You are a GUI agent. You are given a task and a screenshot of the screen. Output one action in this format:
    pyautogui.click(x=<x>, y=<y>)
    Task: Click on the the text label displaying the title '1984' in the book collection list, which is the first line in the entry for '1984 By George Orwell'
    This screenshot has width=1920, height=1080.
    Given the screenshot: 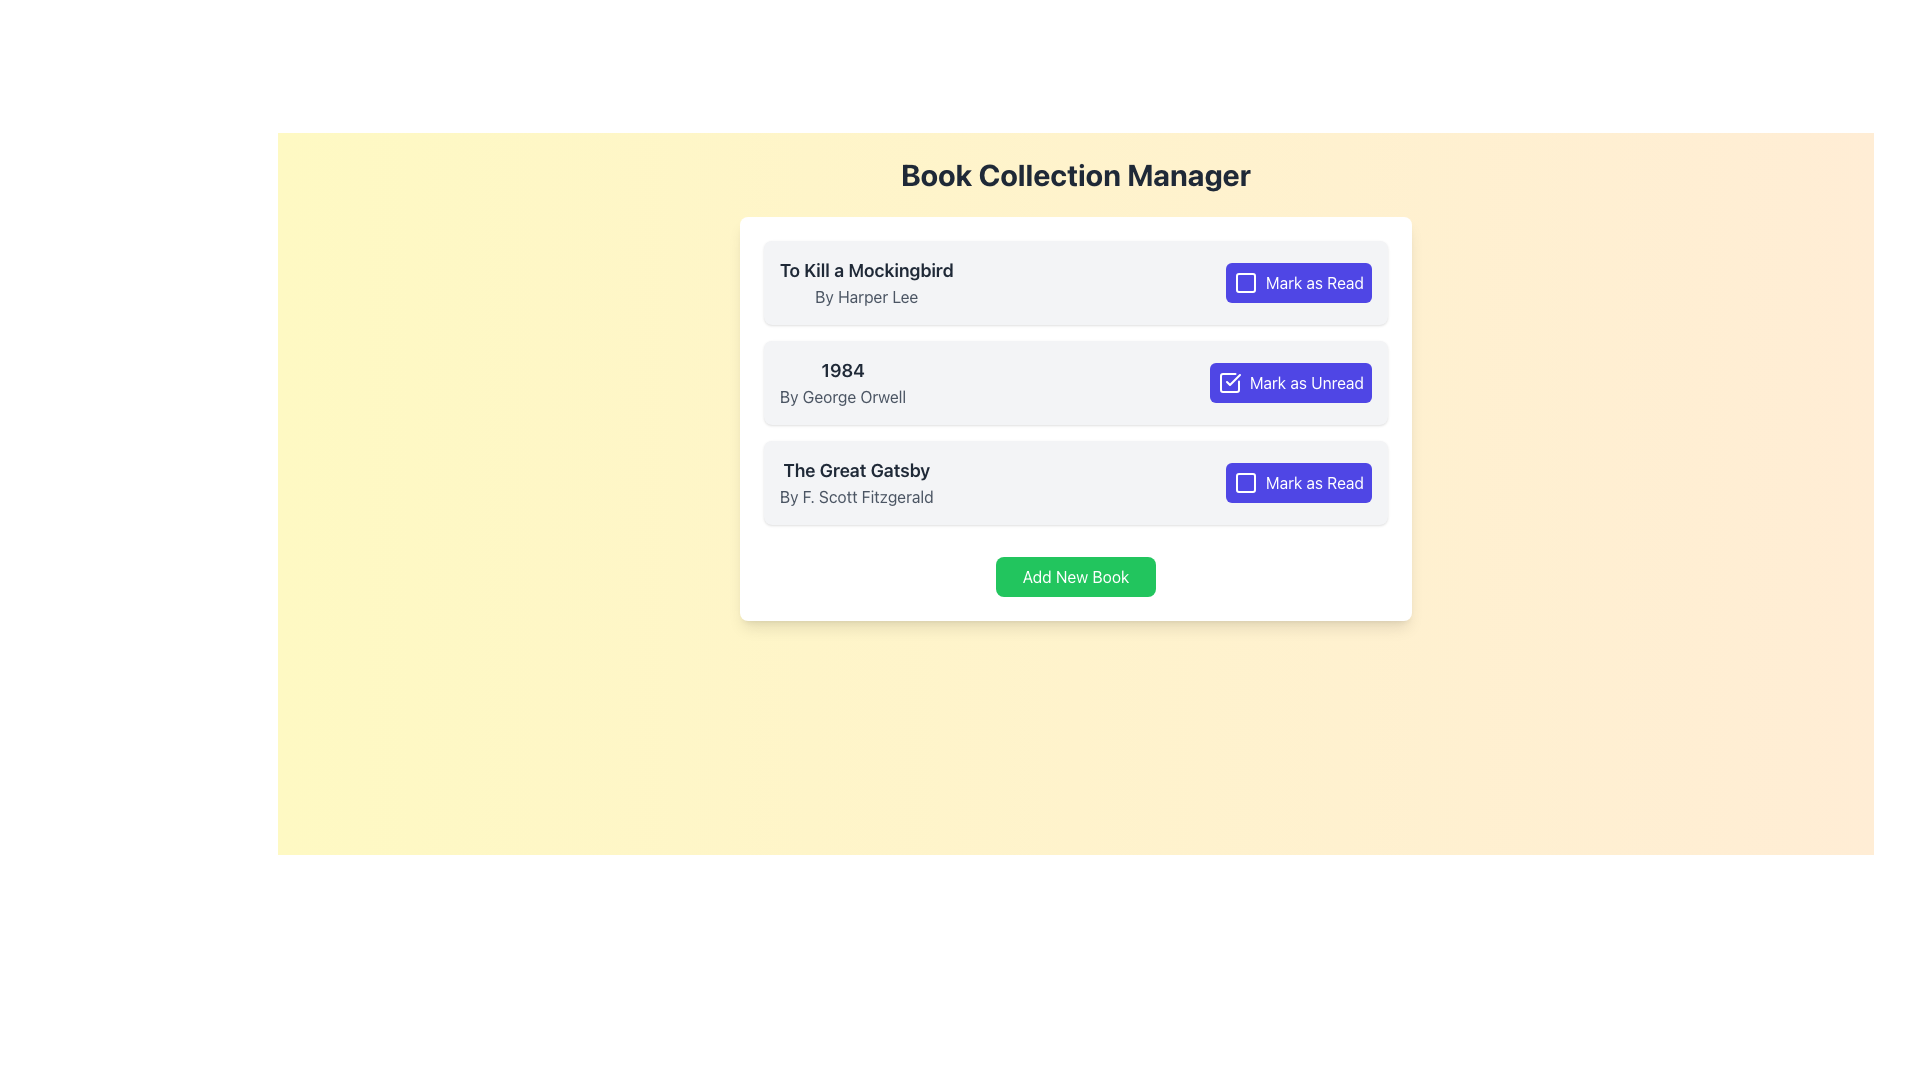 What is the action you would take?
    pyautogui.click(x=843, y=370)
    